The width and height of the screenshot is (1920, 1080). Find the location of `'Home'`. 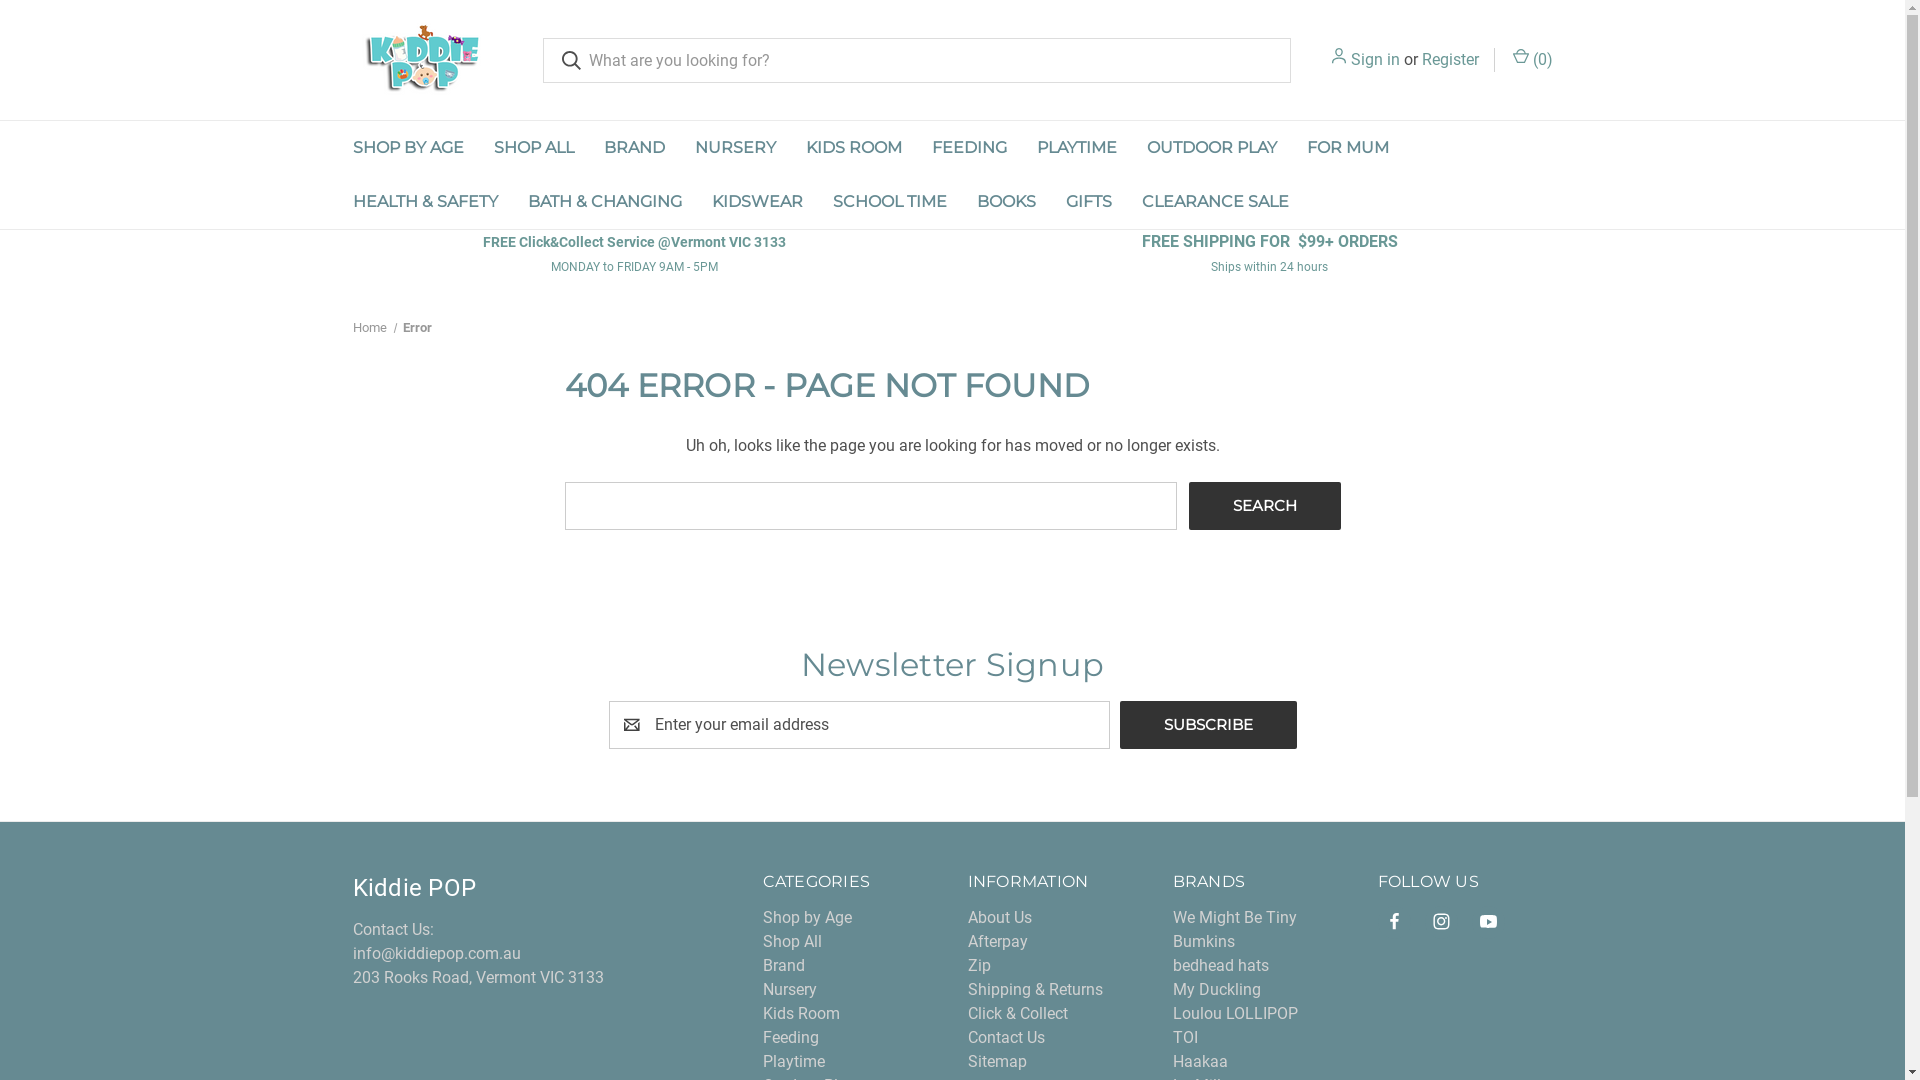

'Home' is located at coordinates (351, 326).